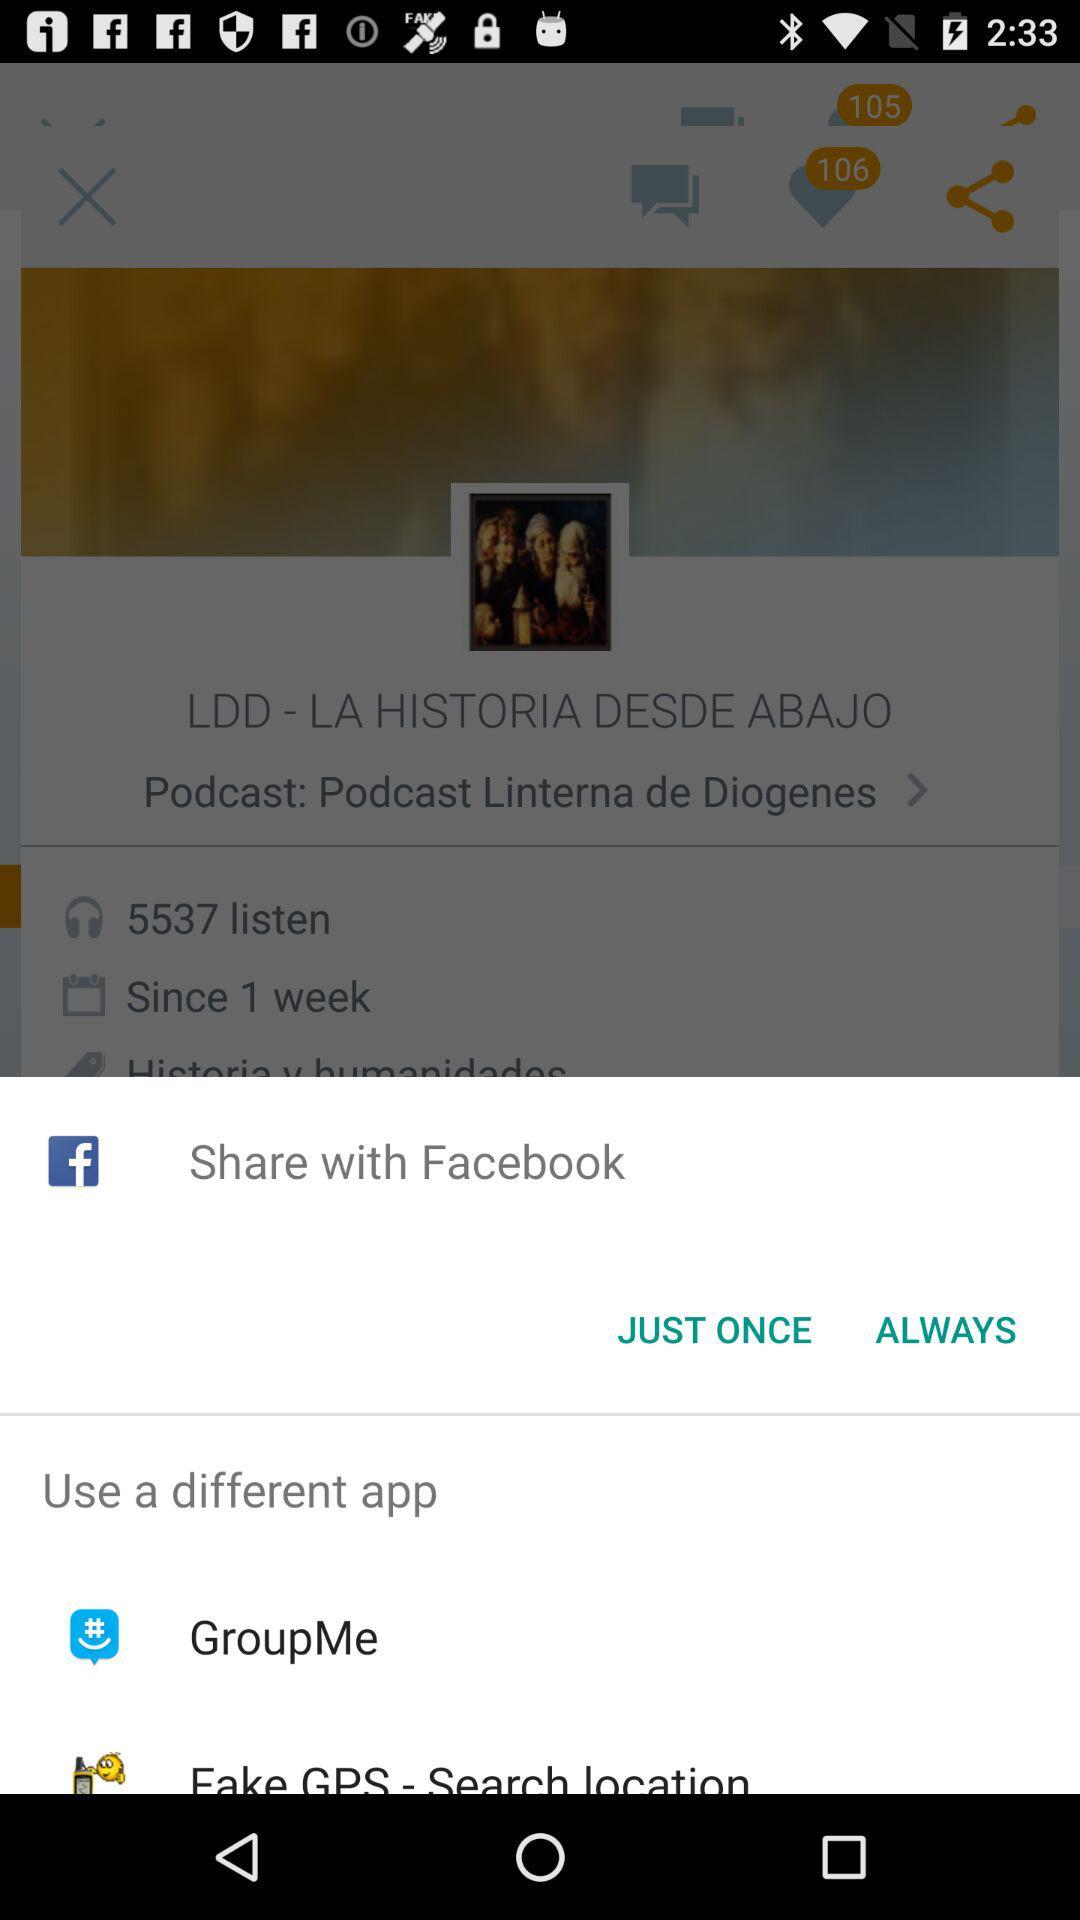 The image size is (1080, 1920). I want to click on use a different item, so click(540, 1489).